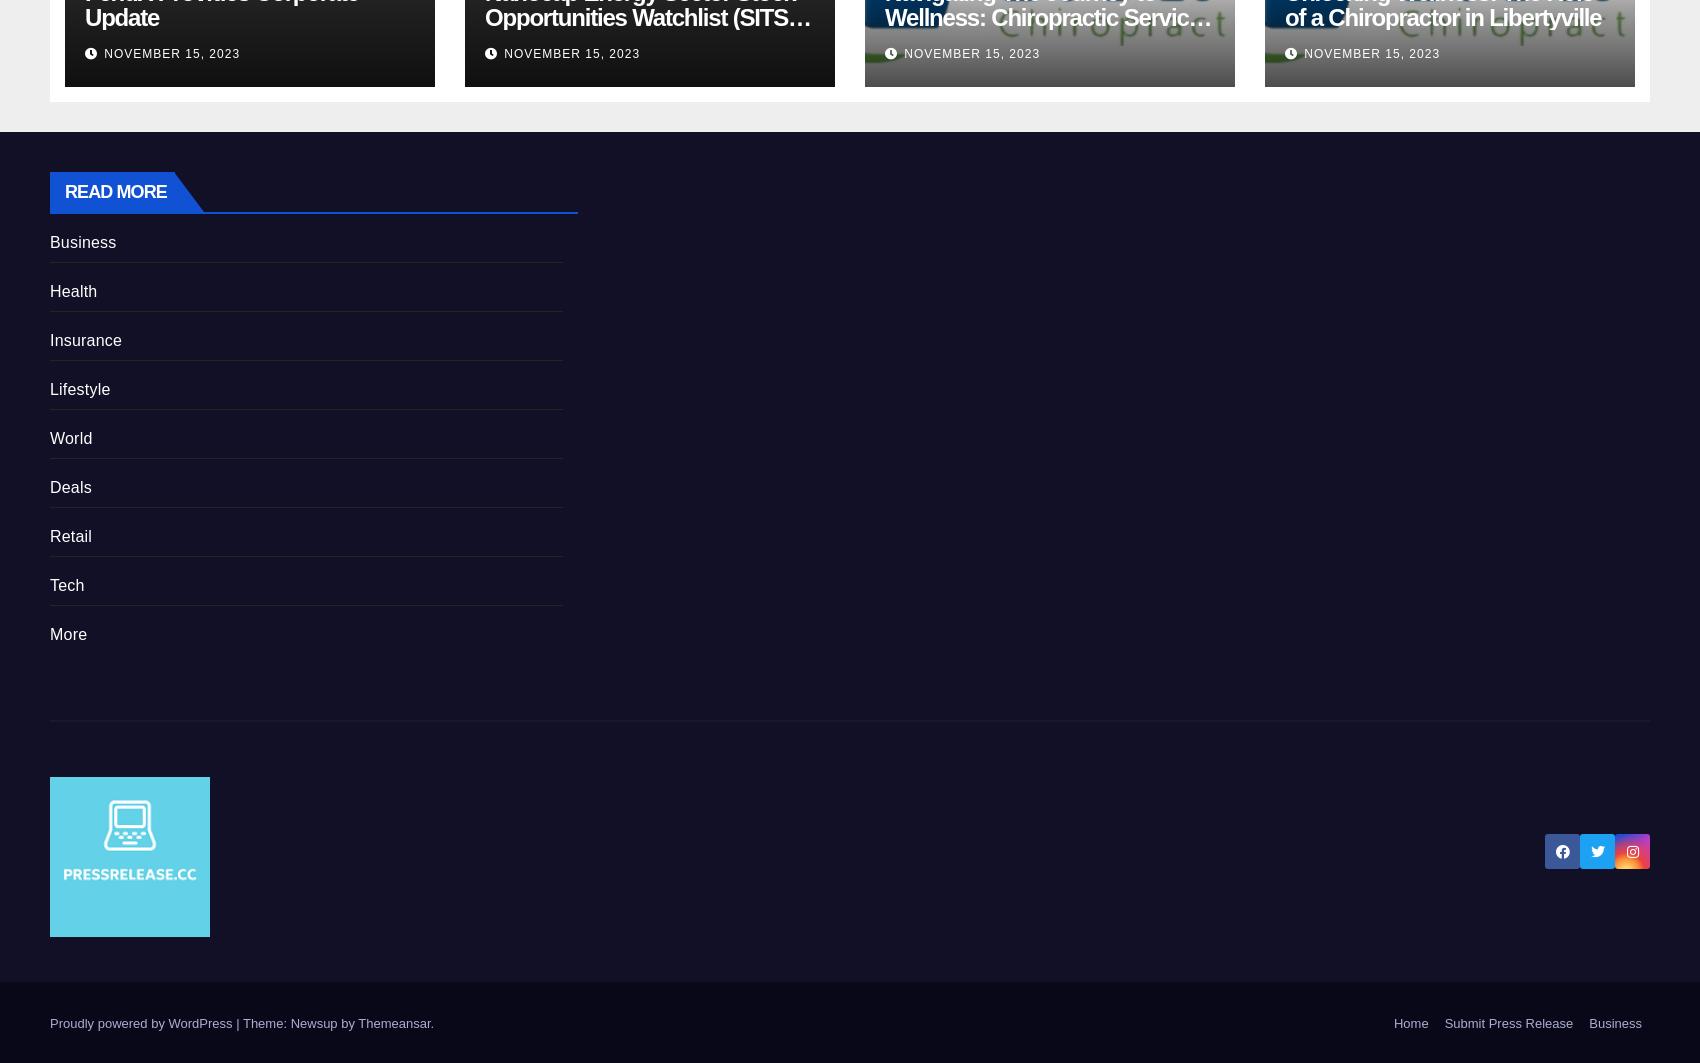 The image size is (1700, 1063). Describe the element at coordinates (80, 388) in the screenshot. I see `'Lifestyle'` at that location.